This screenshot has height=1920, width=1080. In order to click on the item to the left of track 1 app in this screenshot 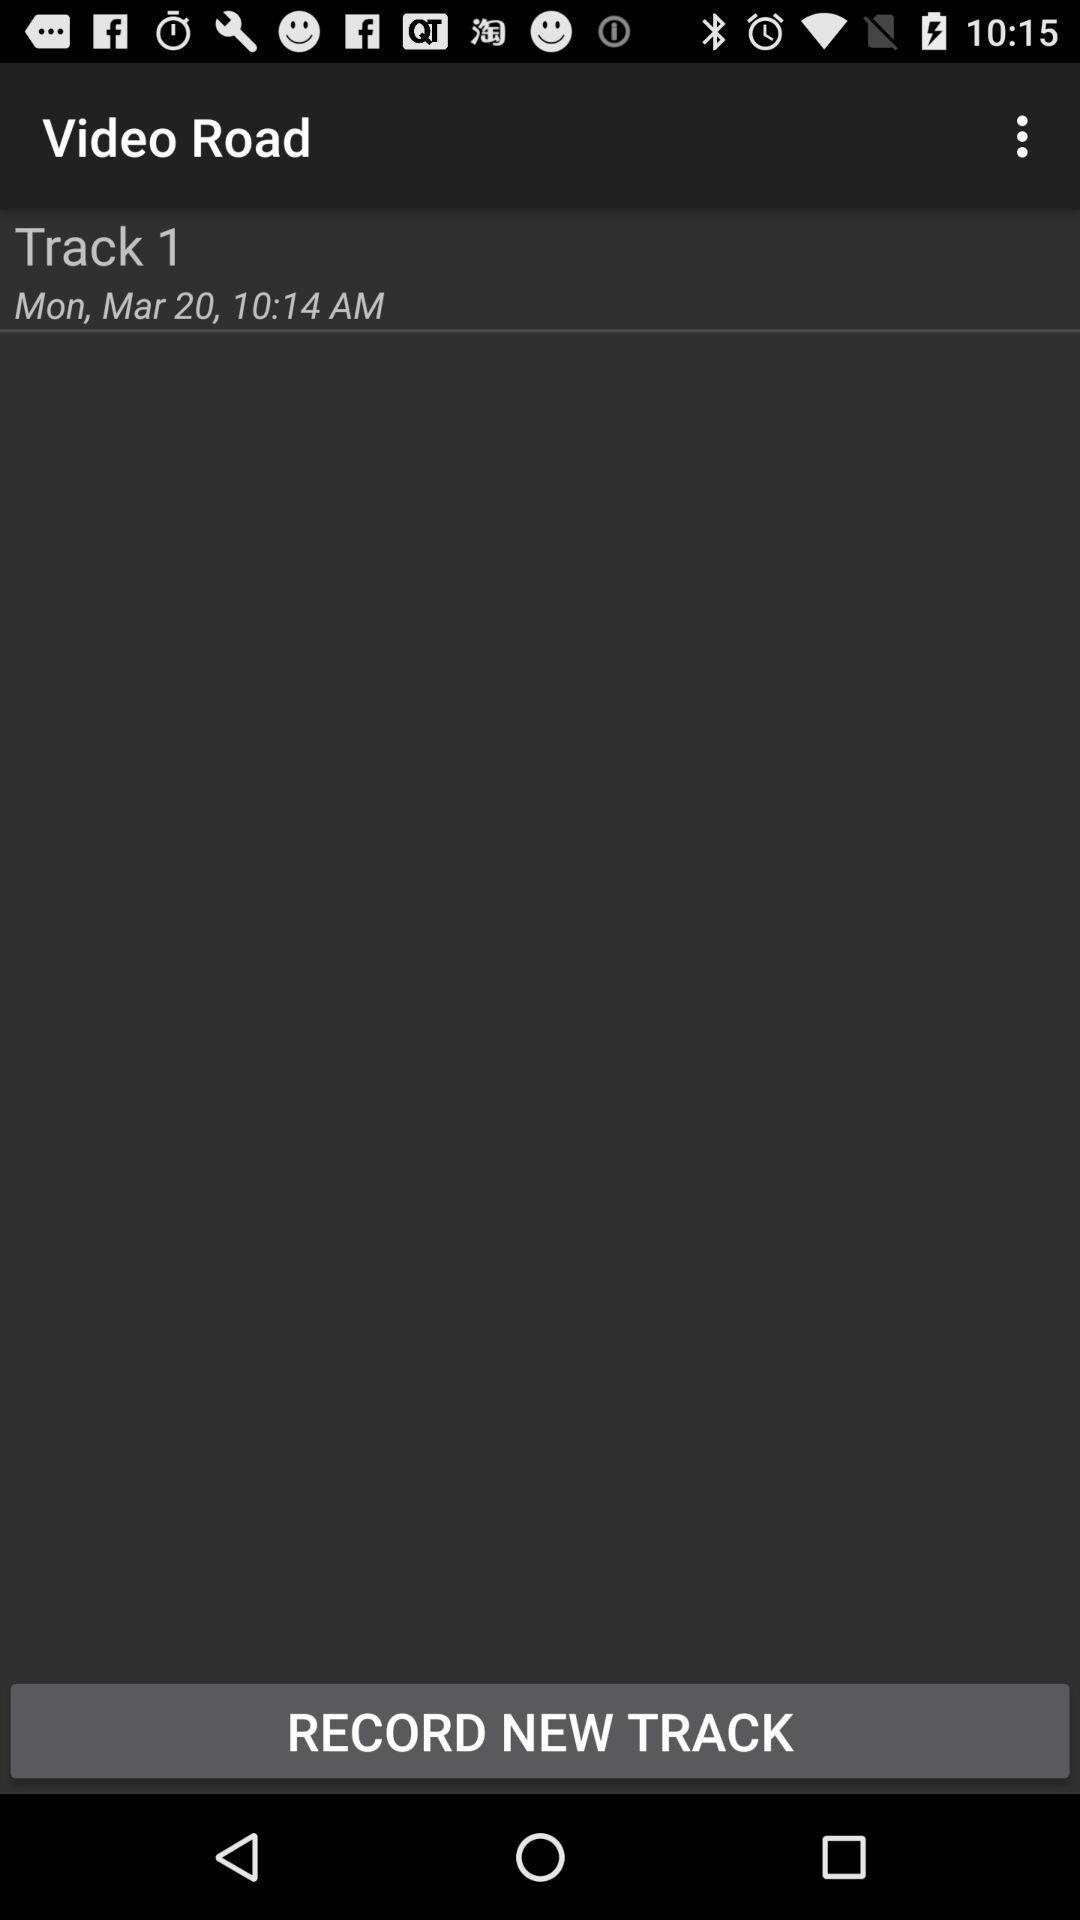, I will do `click(0, 210)`.